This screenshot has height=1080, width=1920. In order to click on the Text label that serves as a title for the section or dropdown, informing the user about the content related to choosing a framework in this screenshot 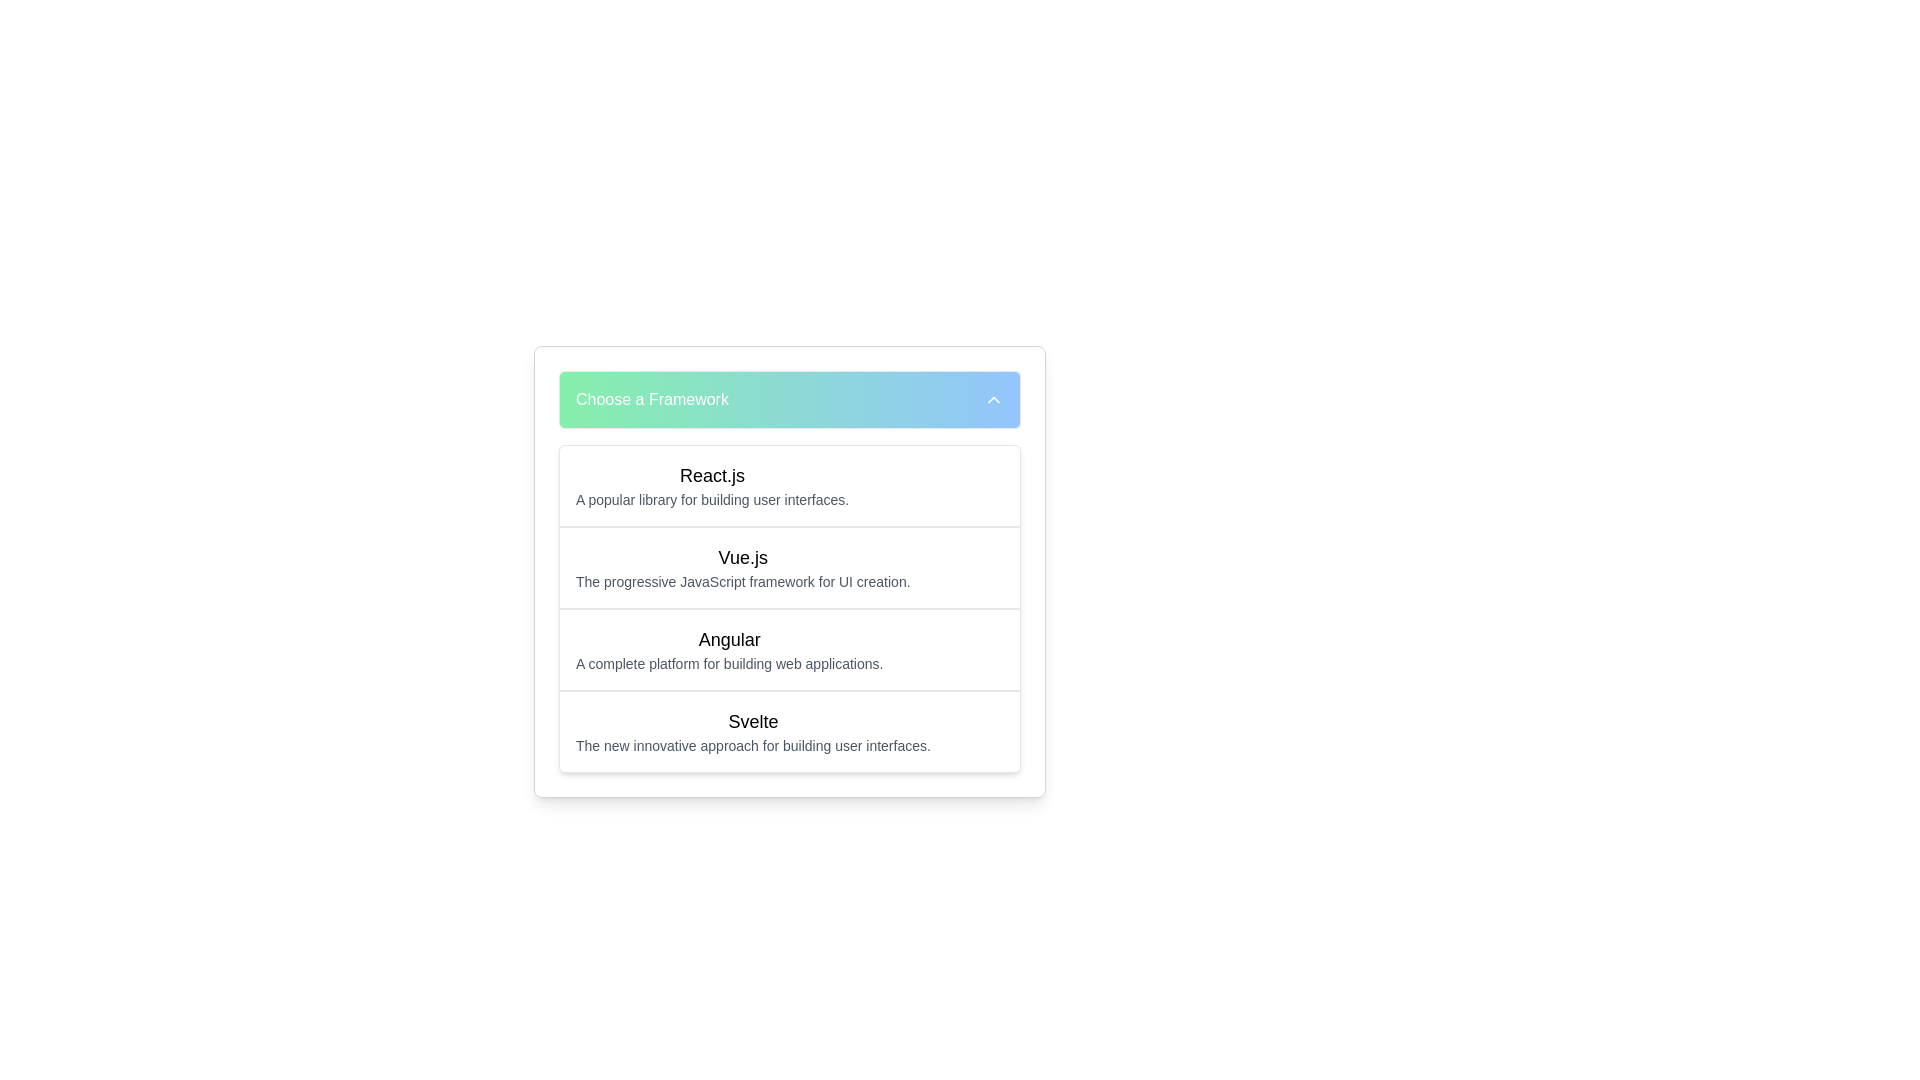, I will do `click(652, 400)`.